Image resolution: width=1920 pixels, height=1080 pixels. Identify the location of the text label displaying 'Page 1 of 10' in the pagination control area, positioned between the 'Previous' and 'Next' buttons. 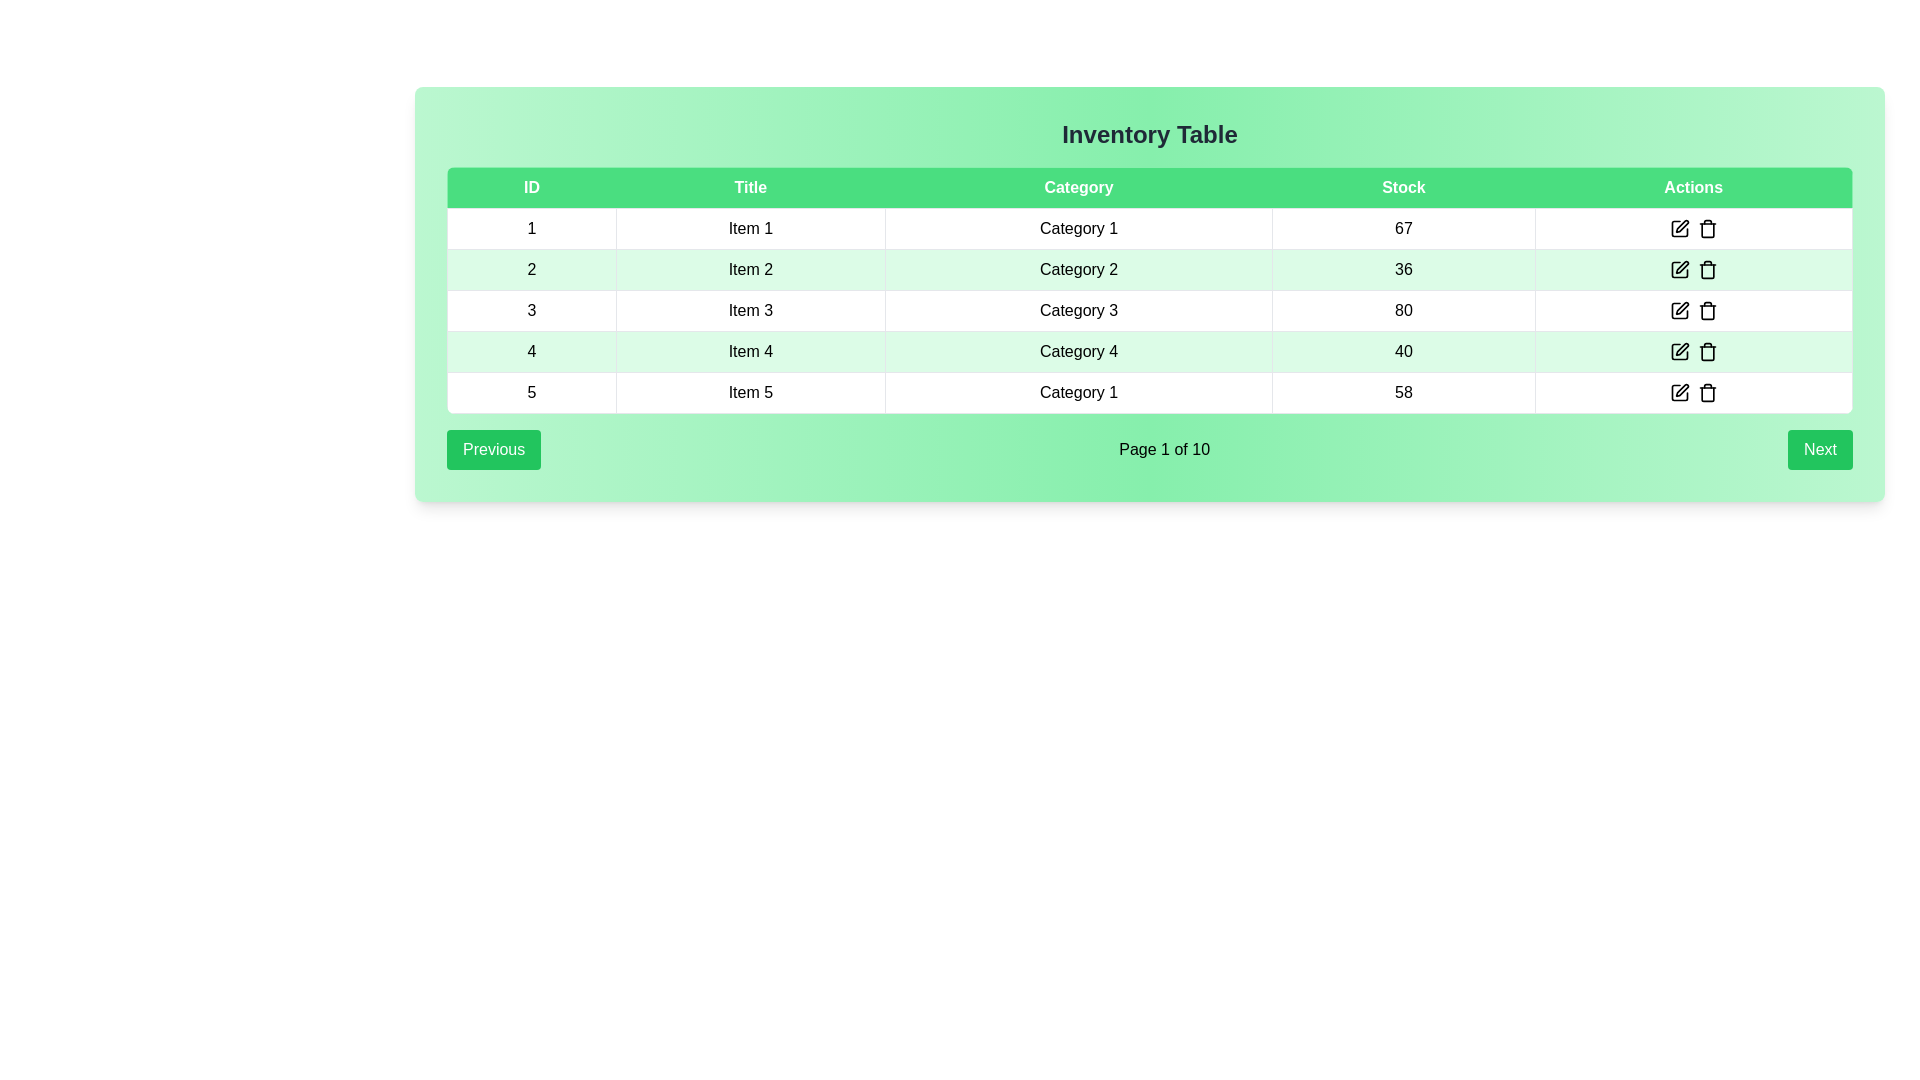
(1164, 450).